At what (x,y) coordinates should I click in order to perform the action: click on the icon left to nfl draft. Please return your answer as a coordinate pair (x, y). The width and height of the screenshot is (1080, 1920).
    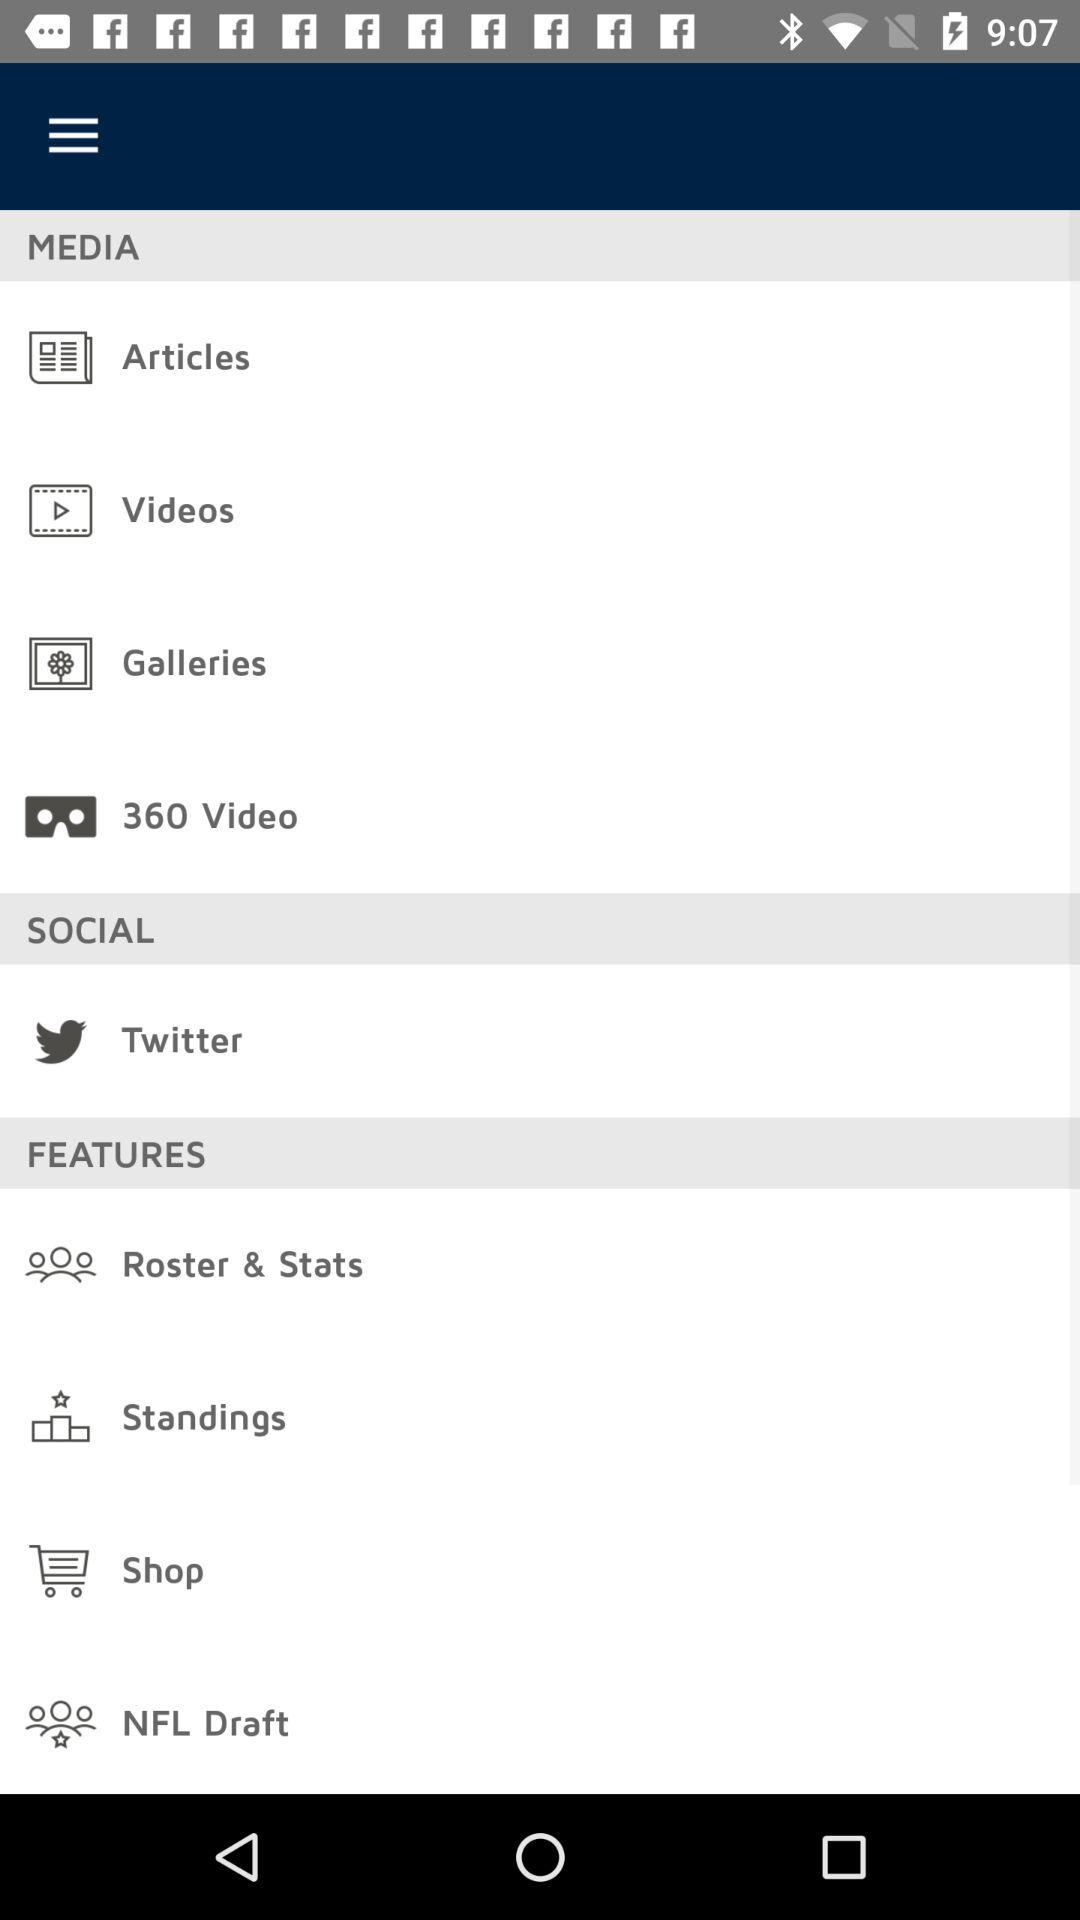
    Looking at the image, I should click on (60, 1722).